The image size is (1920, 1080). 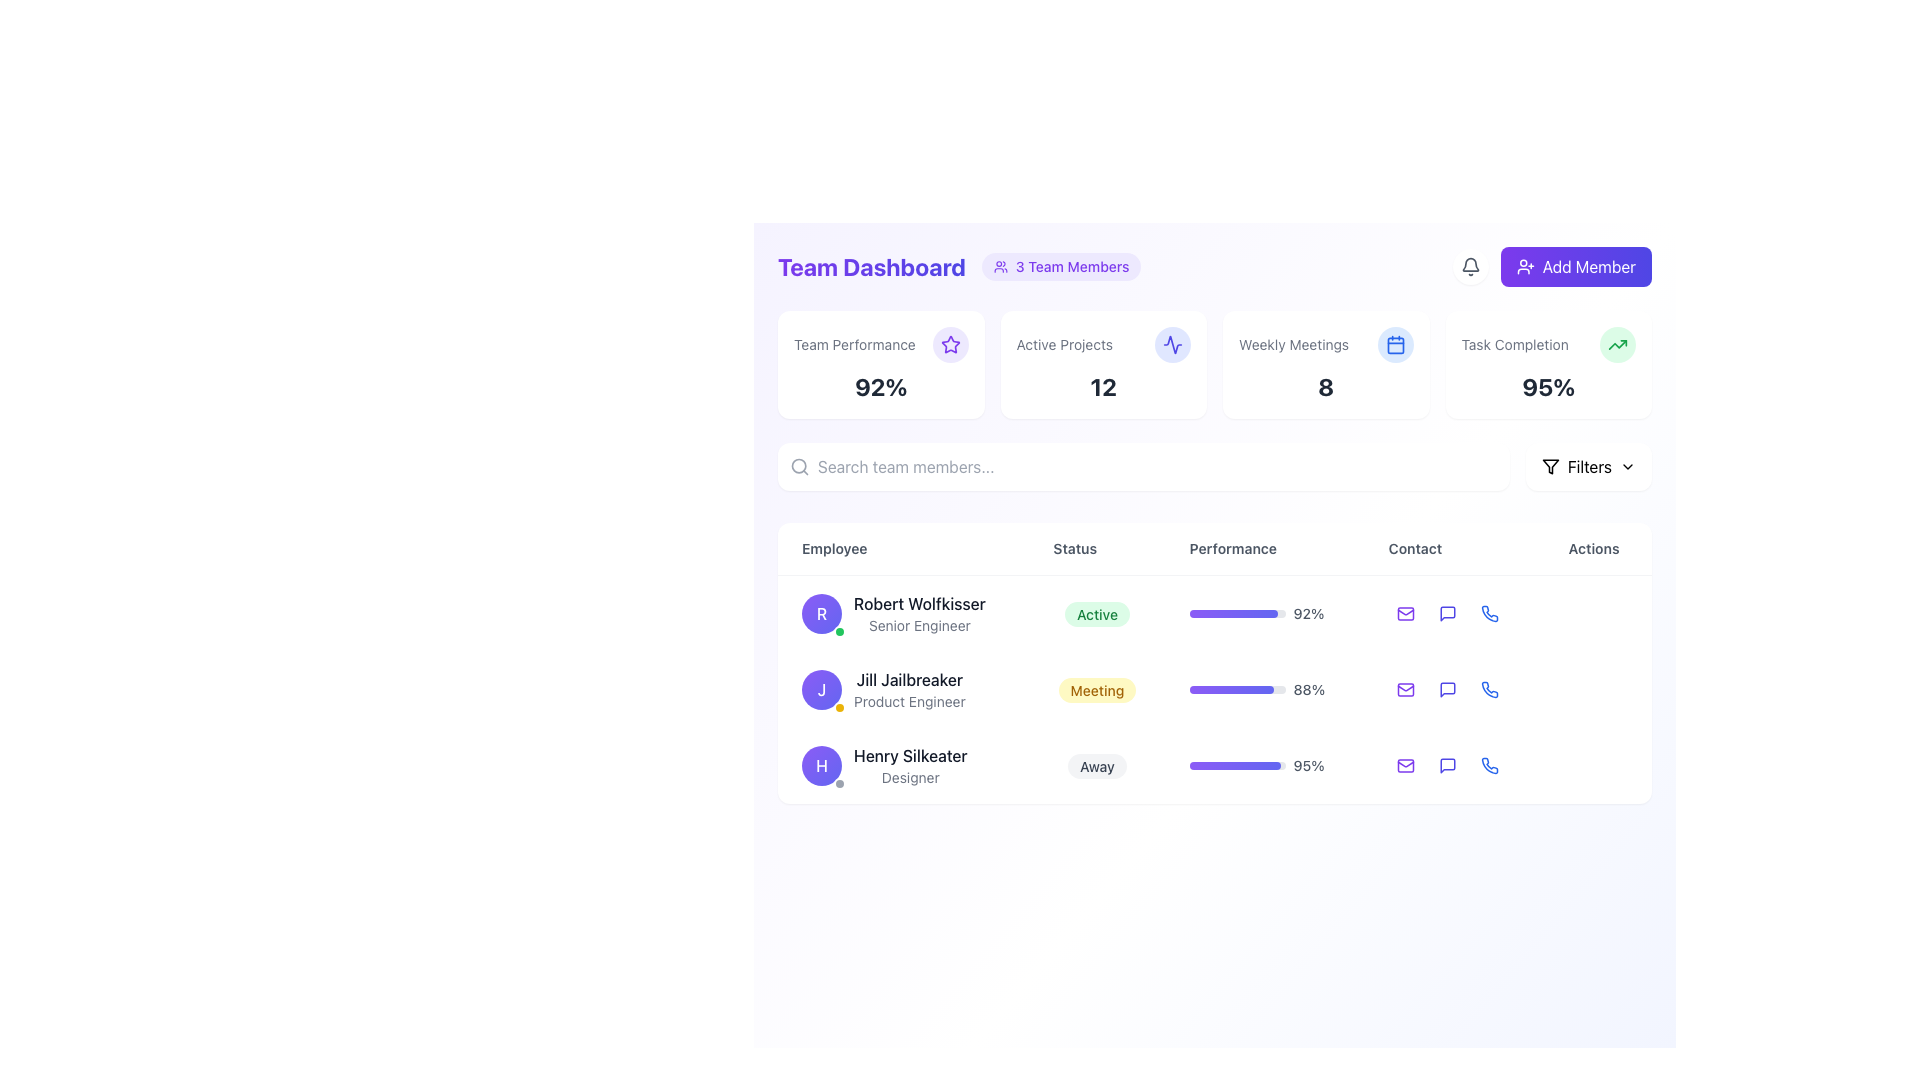 I want to click on the phone call icon located in the 'Actions' column for the user 'Henry Silkeater', so click(x=1489, y=612).